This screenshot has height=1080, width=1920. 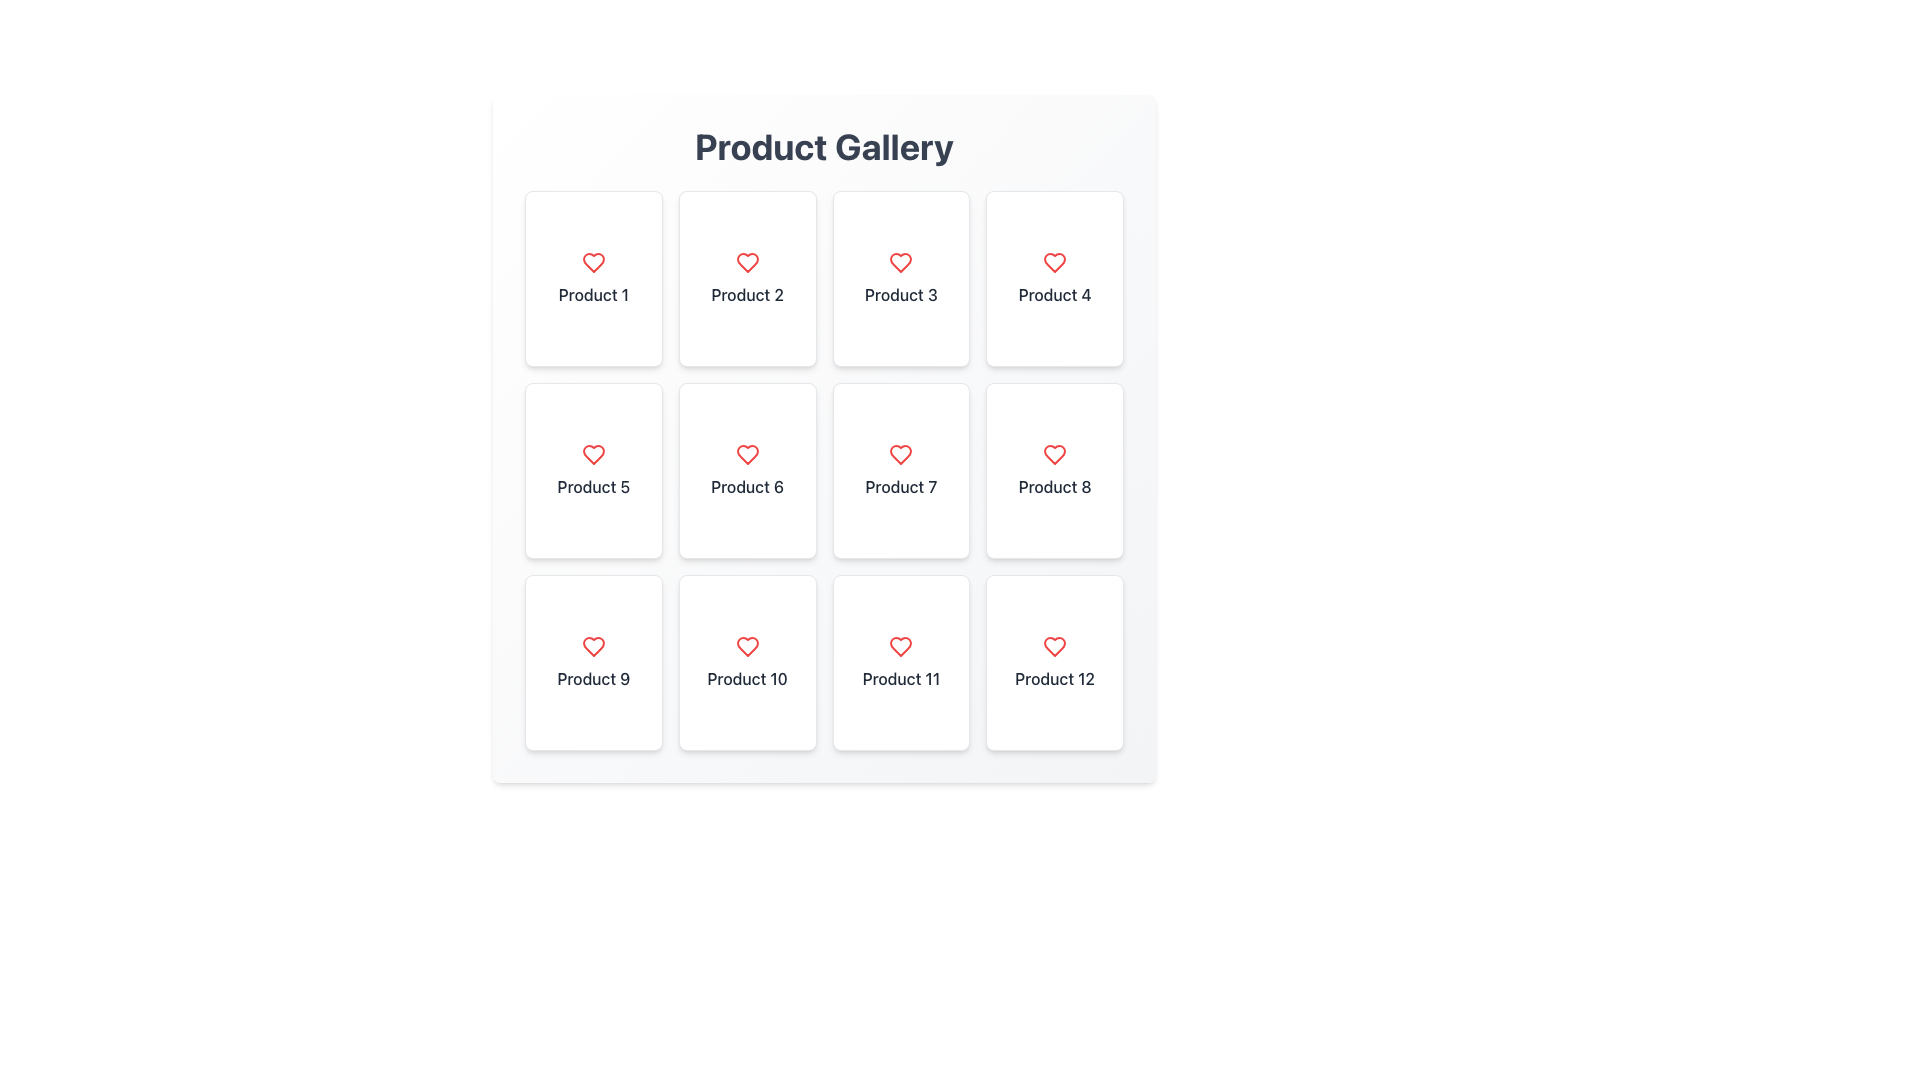 What do you see at coordinates (746, 486) in the screenshot?
I see `the text label displaying 'Product 6', which is styled with medium font weight and gray color, located in the center of its card in the 'Product Gallery' interface` at bounding box center [746, 486].